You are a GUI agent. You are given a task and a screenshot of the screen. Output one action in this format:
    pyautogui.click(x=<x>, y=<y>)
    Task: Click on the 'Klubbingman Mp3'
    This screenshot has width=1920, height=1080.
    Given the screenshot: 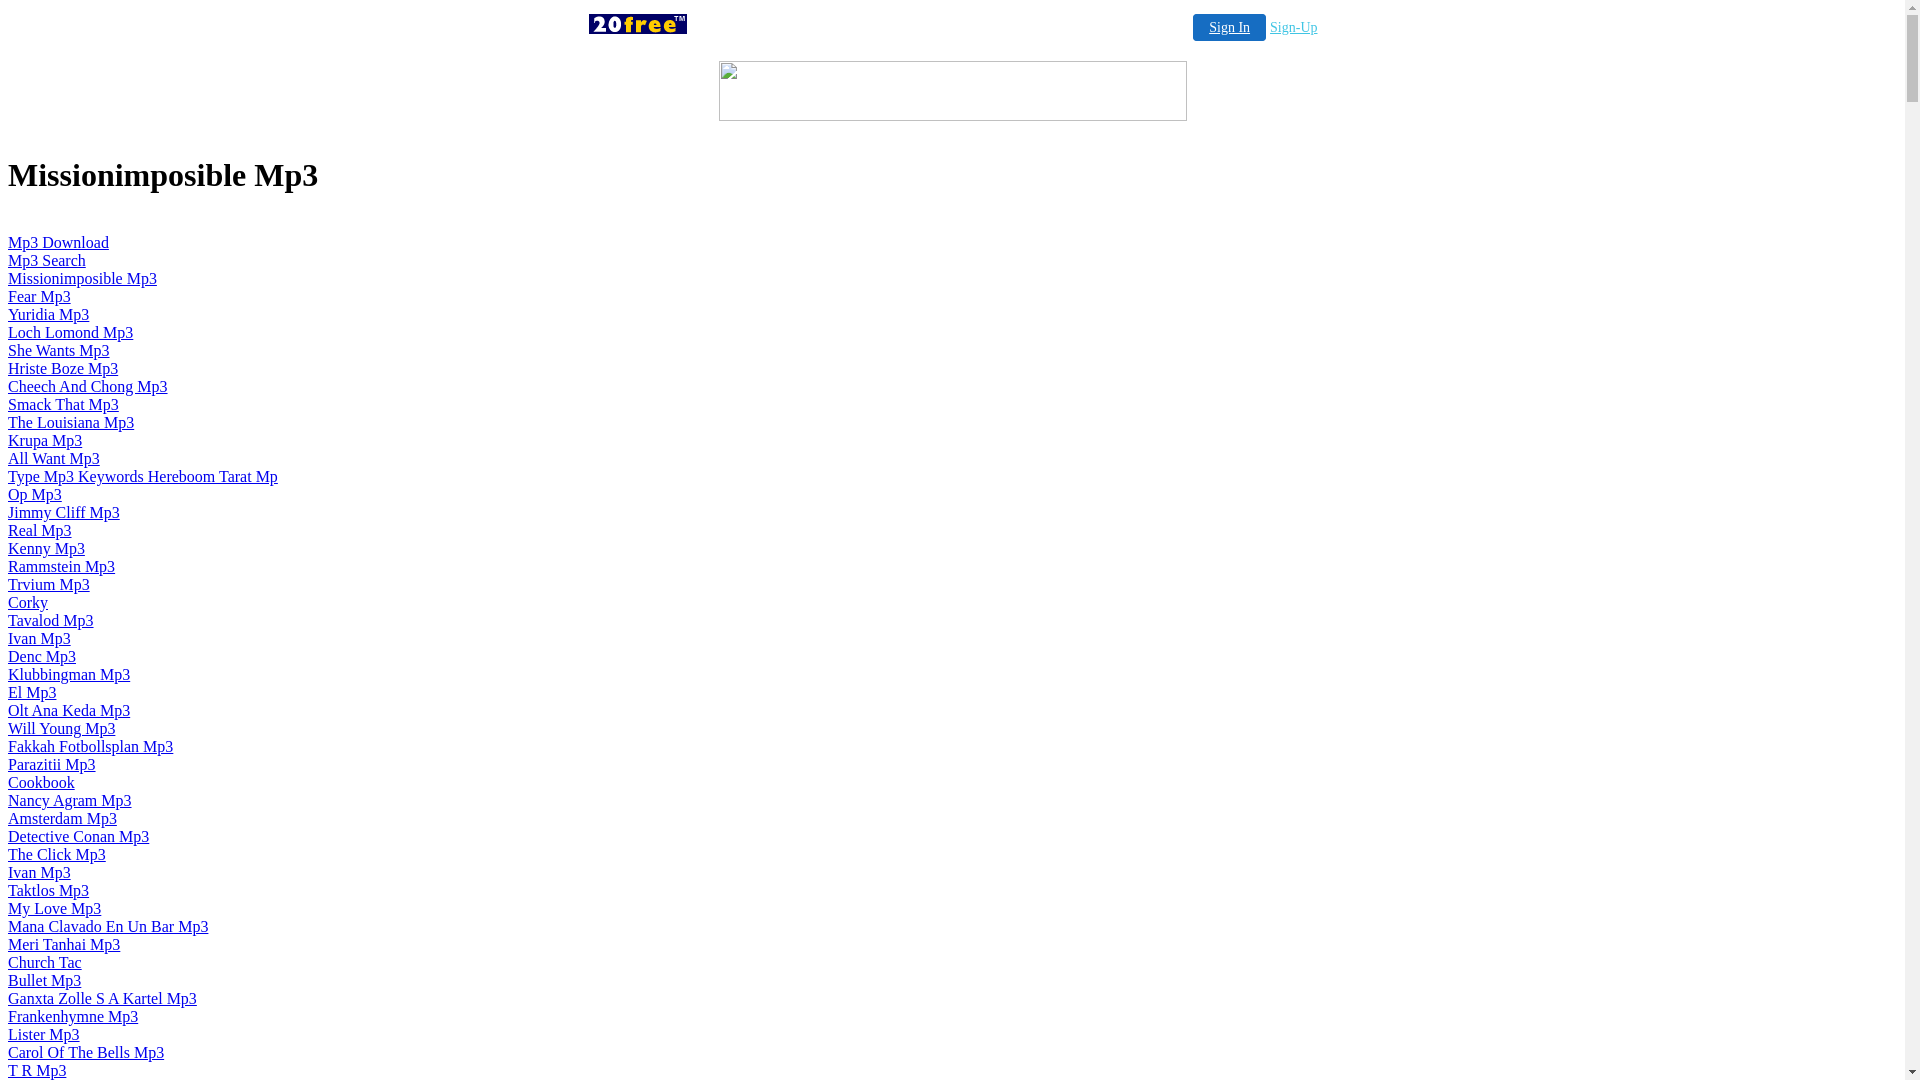 What is the action you would take?
    pyautogui.click(x=68, y=674)
    